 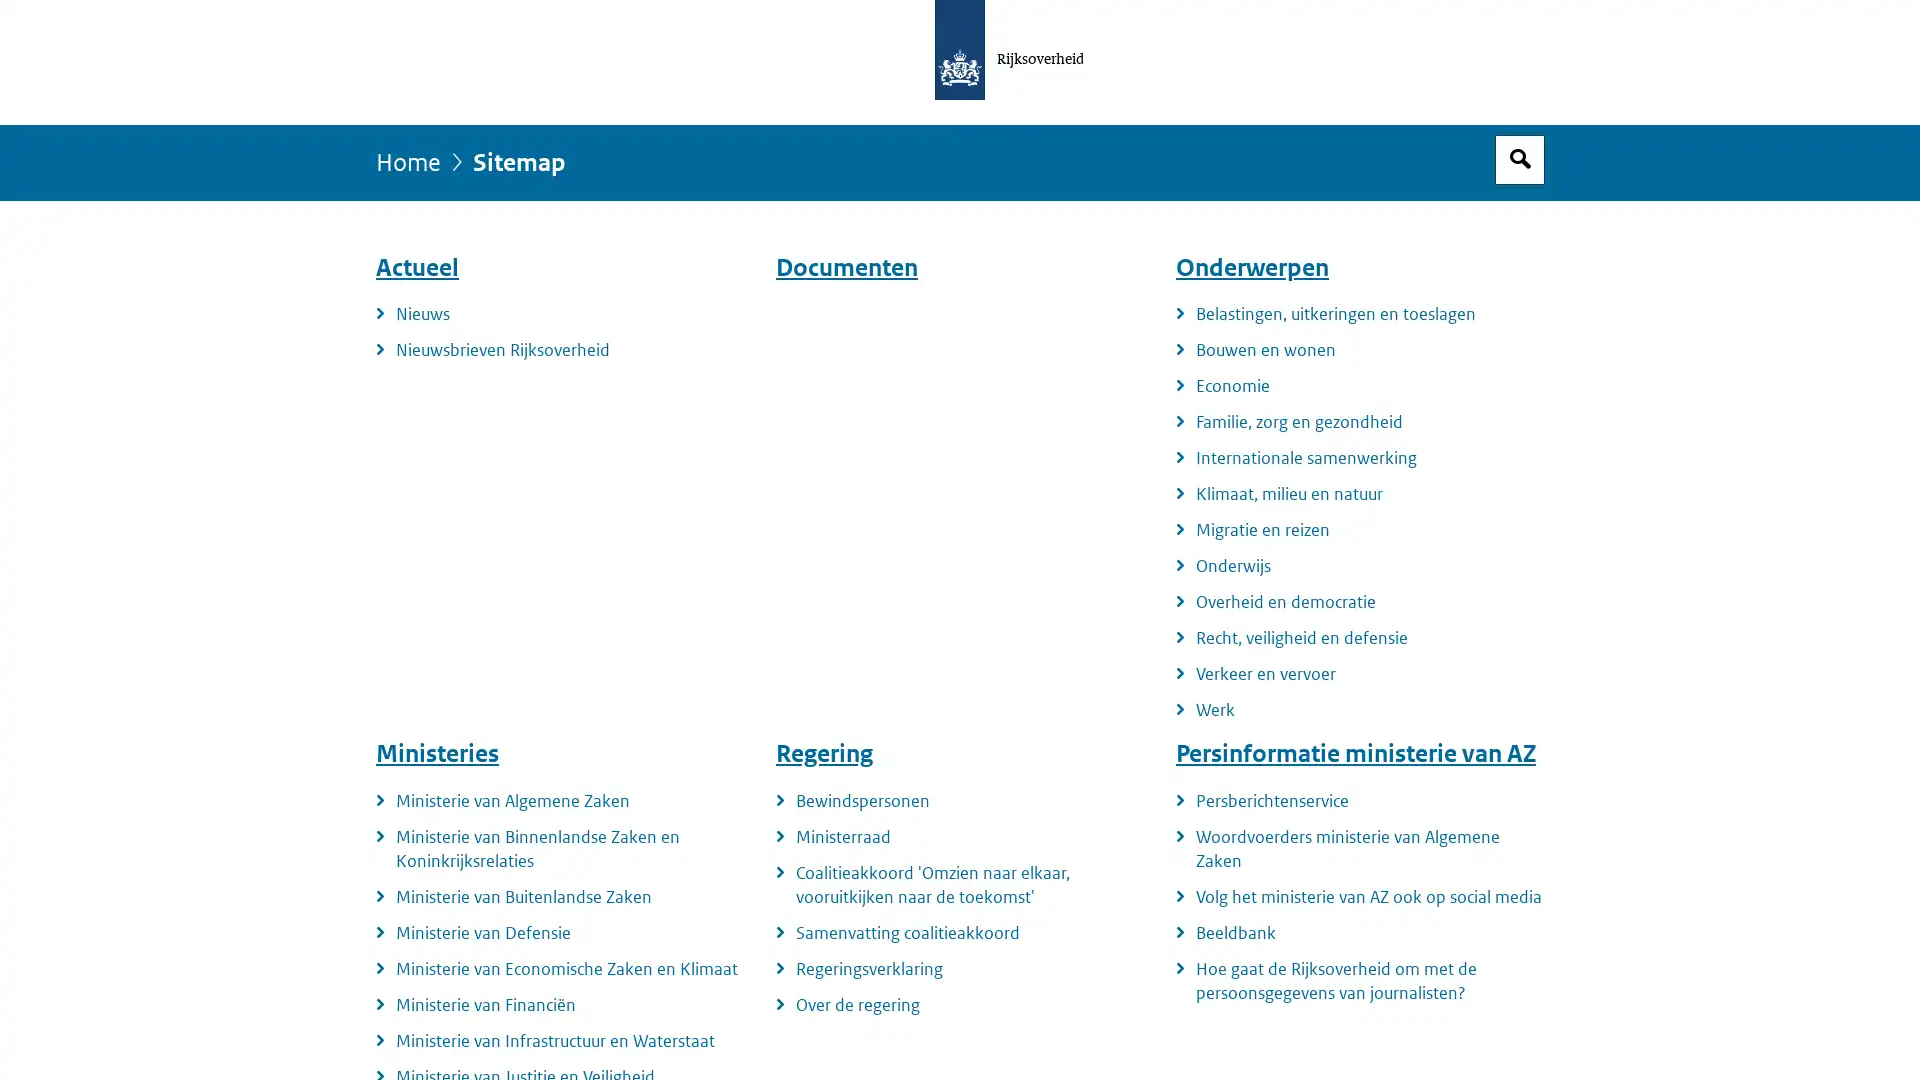 What do you see at coordinates (1520, 158) in the screenshot?
I see `Open zoekveld` at bounding box center [1520, 158].